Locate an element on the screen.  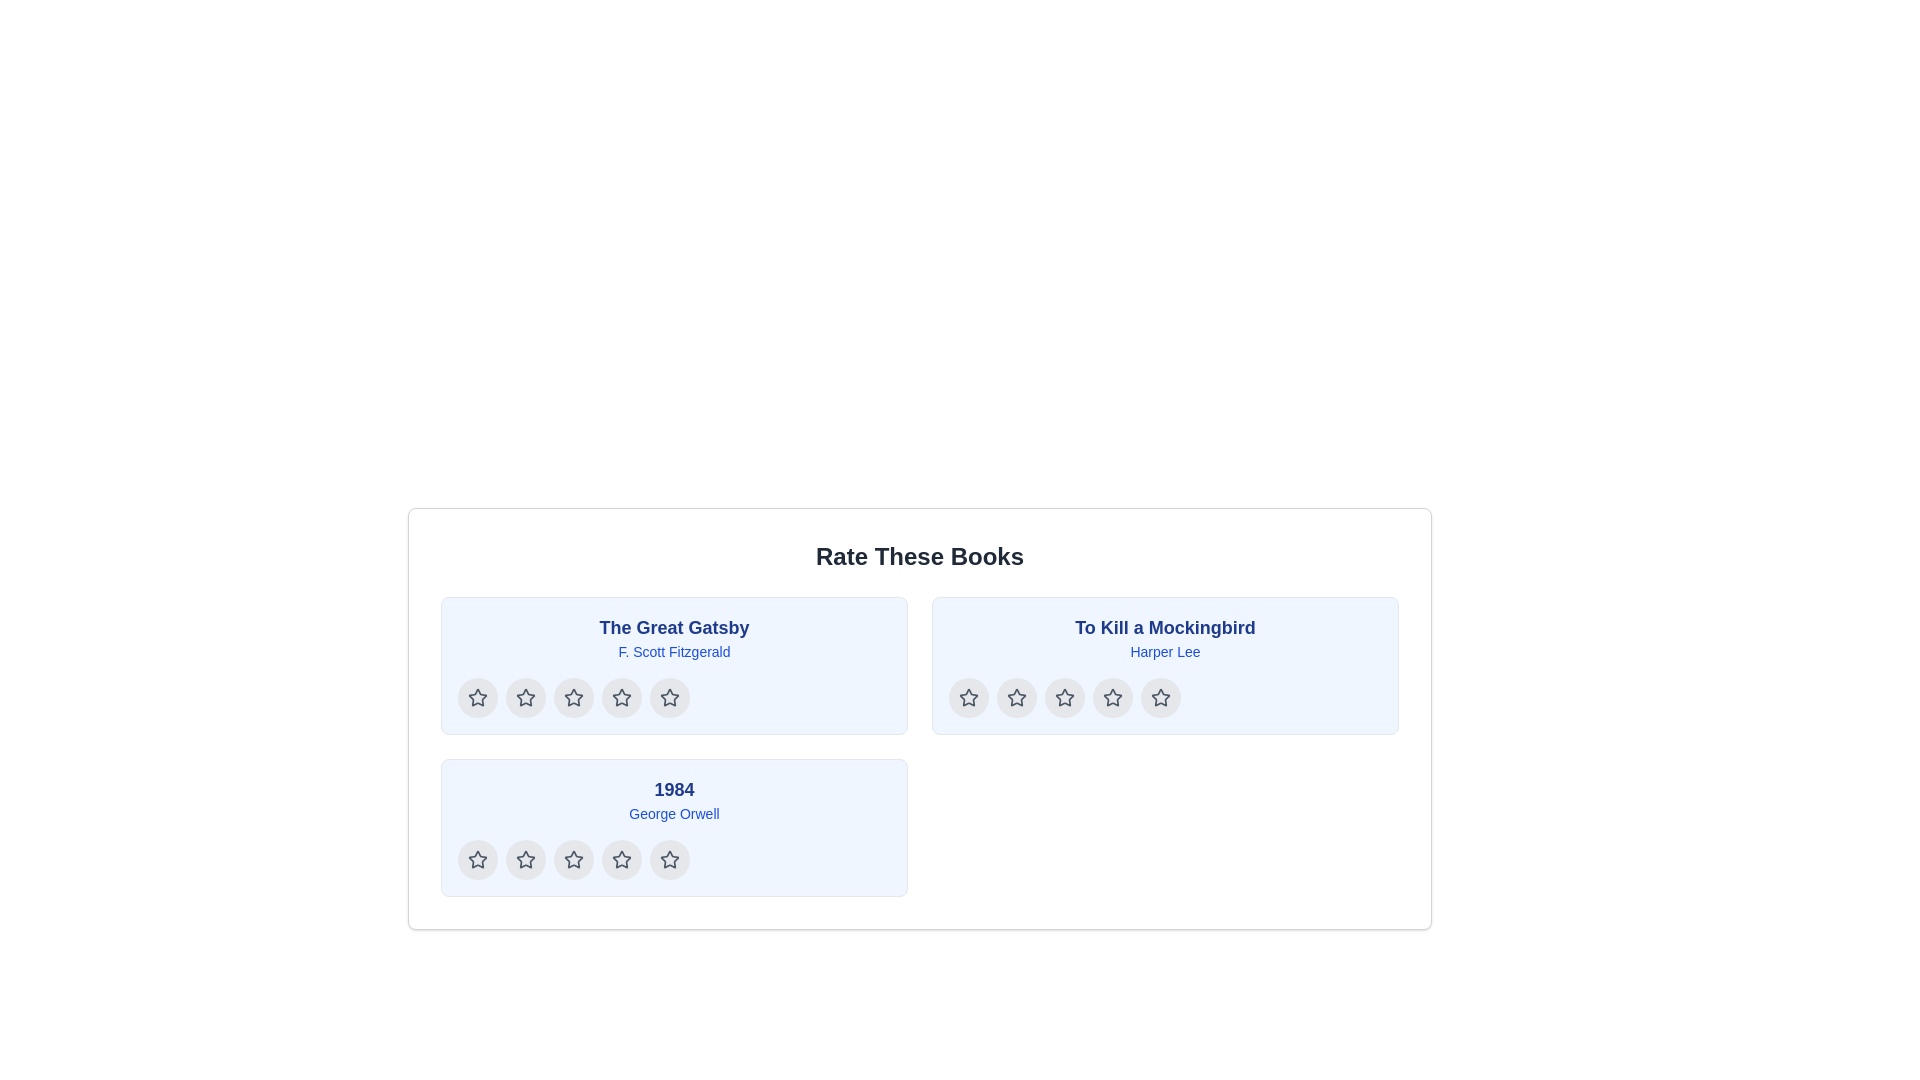
the interactive star icon is located at coordinates (477, 696).